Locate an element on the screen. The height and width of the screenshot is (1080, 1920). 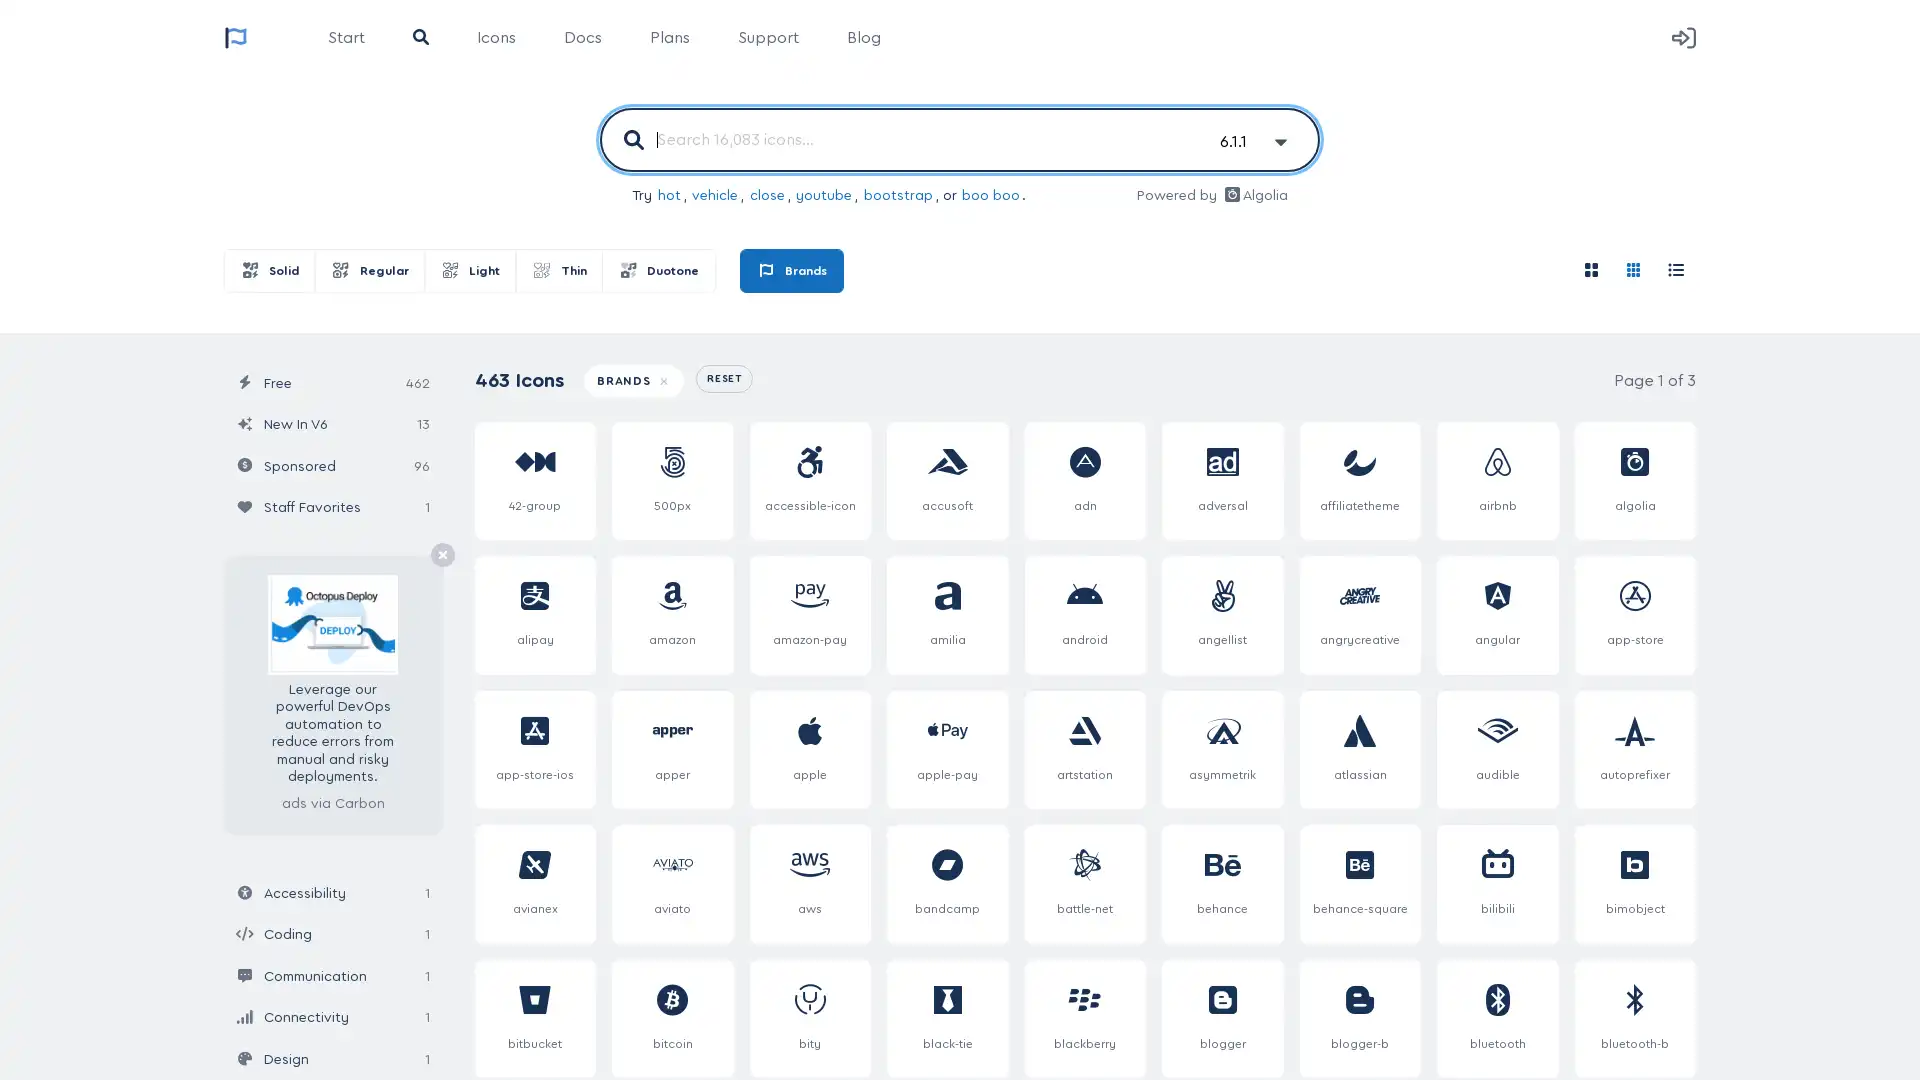
amazon is located at coordinates (672, 627).